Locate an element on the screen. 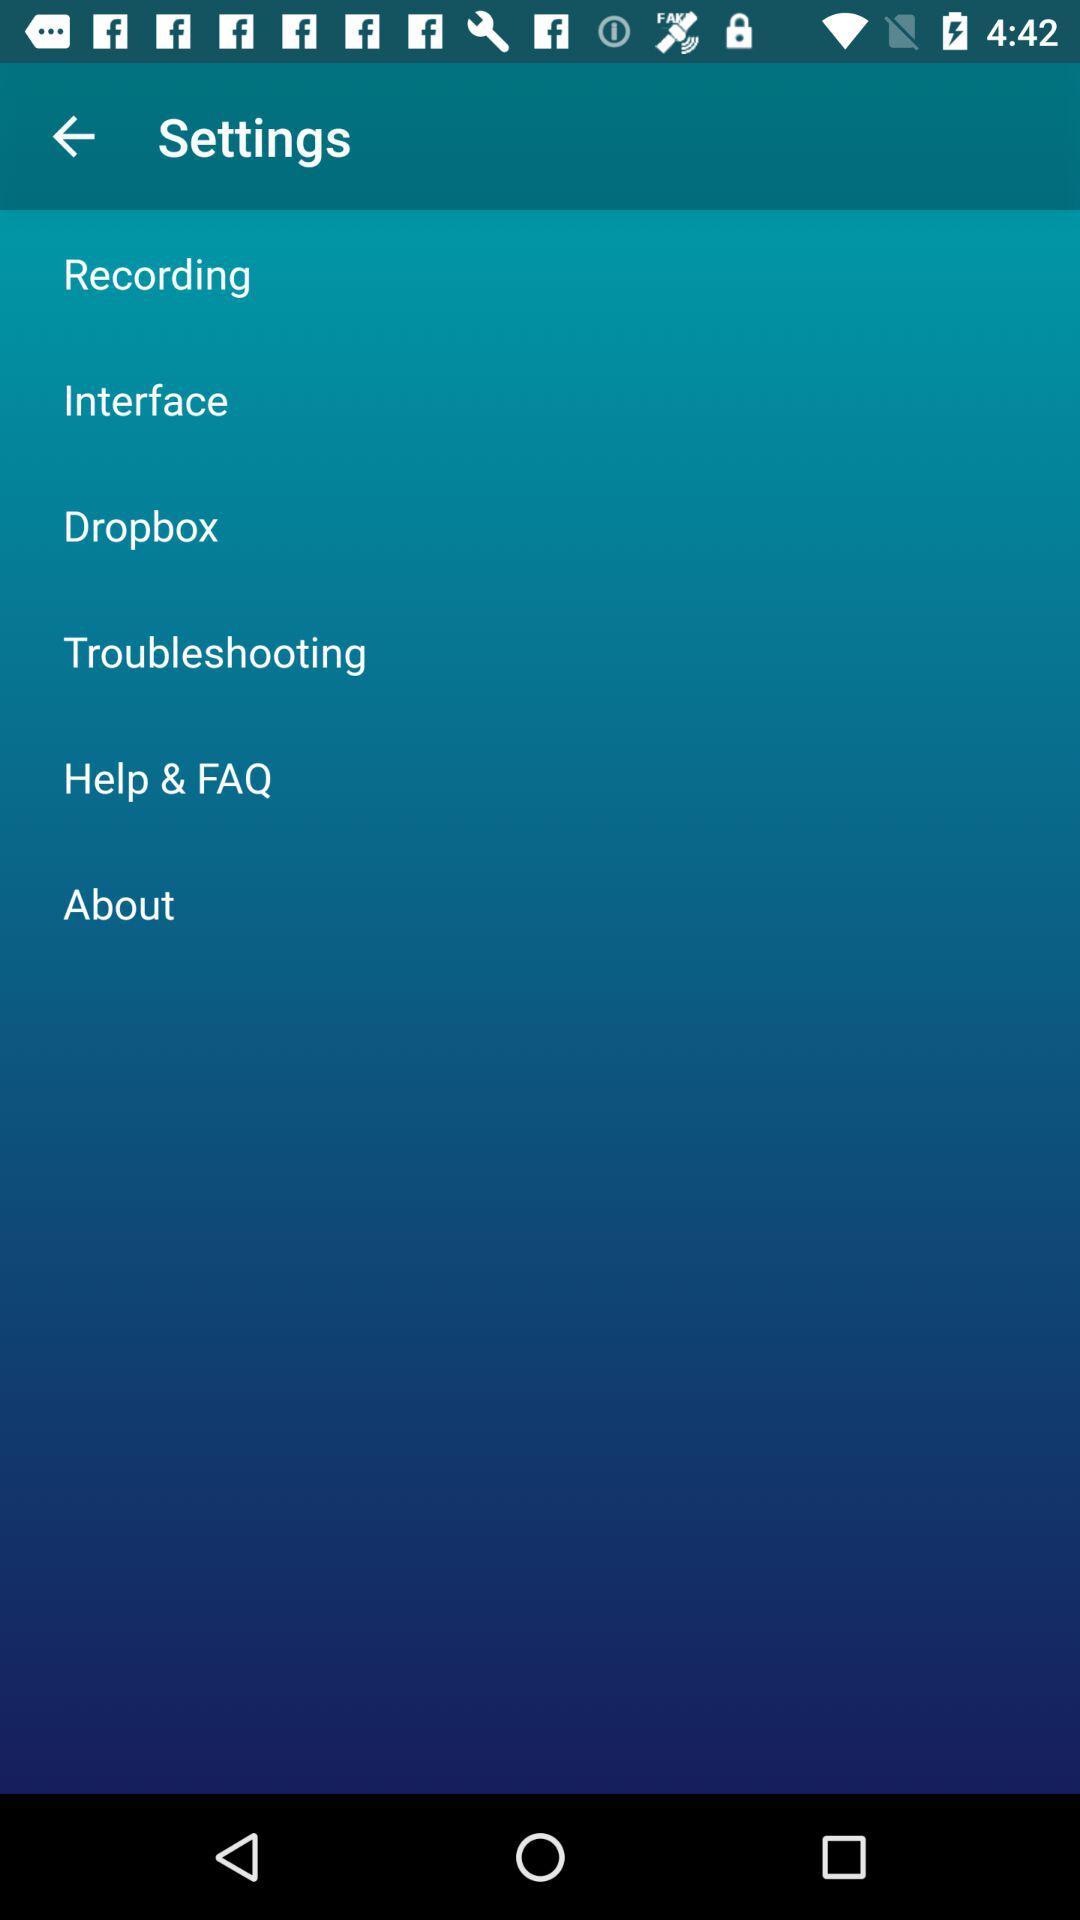 The width and height of the screenshot is (1080, 1920). app next to the settings is located at coordinates (72, 135).